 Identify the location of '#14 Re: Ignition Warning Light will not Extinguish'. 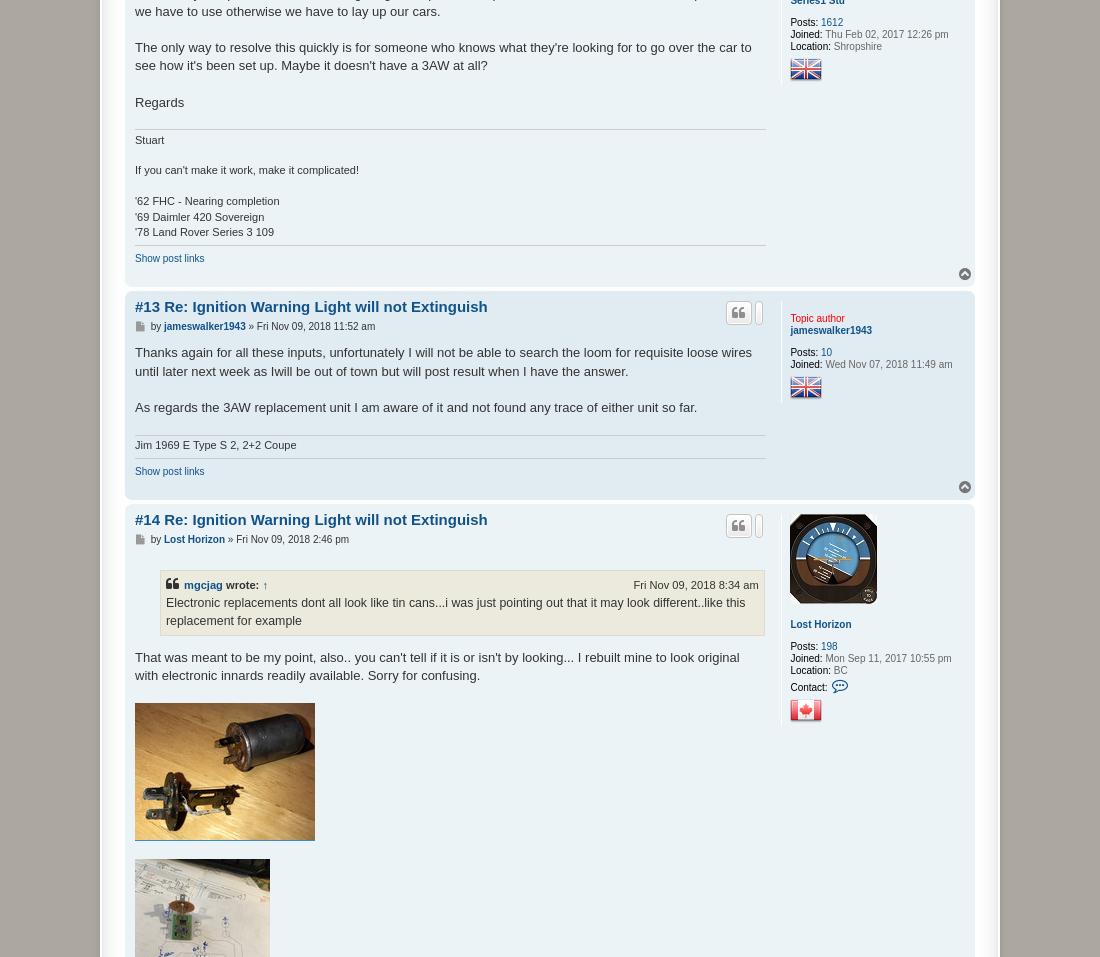
(309, 519).